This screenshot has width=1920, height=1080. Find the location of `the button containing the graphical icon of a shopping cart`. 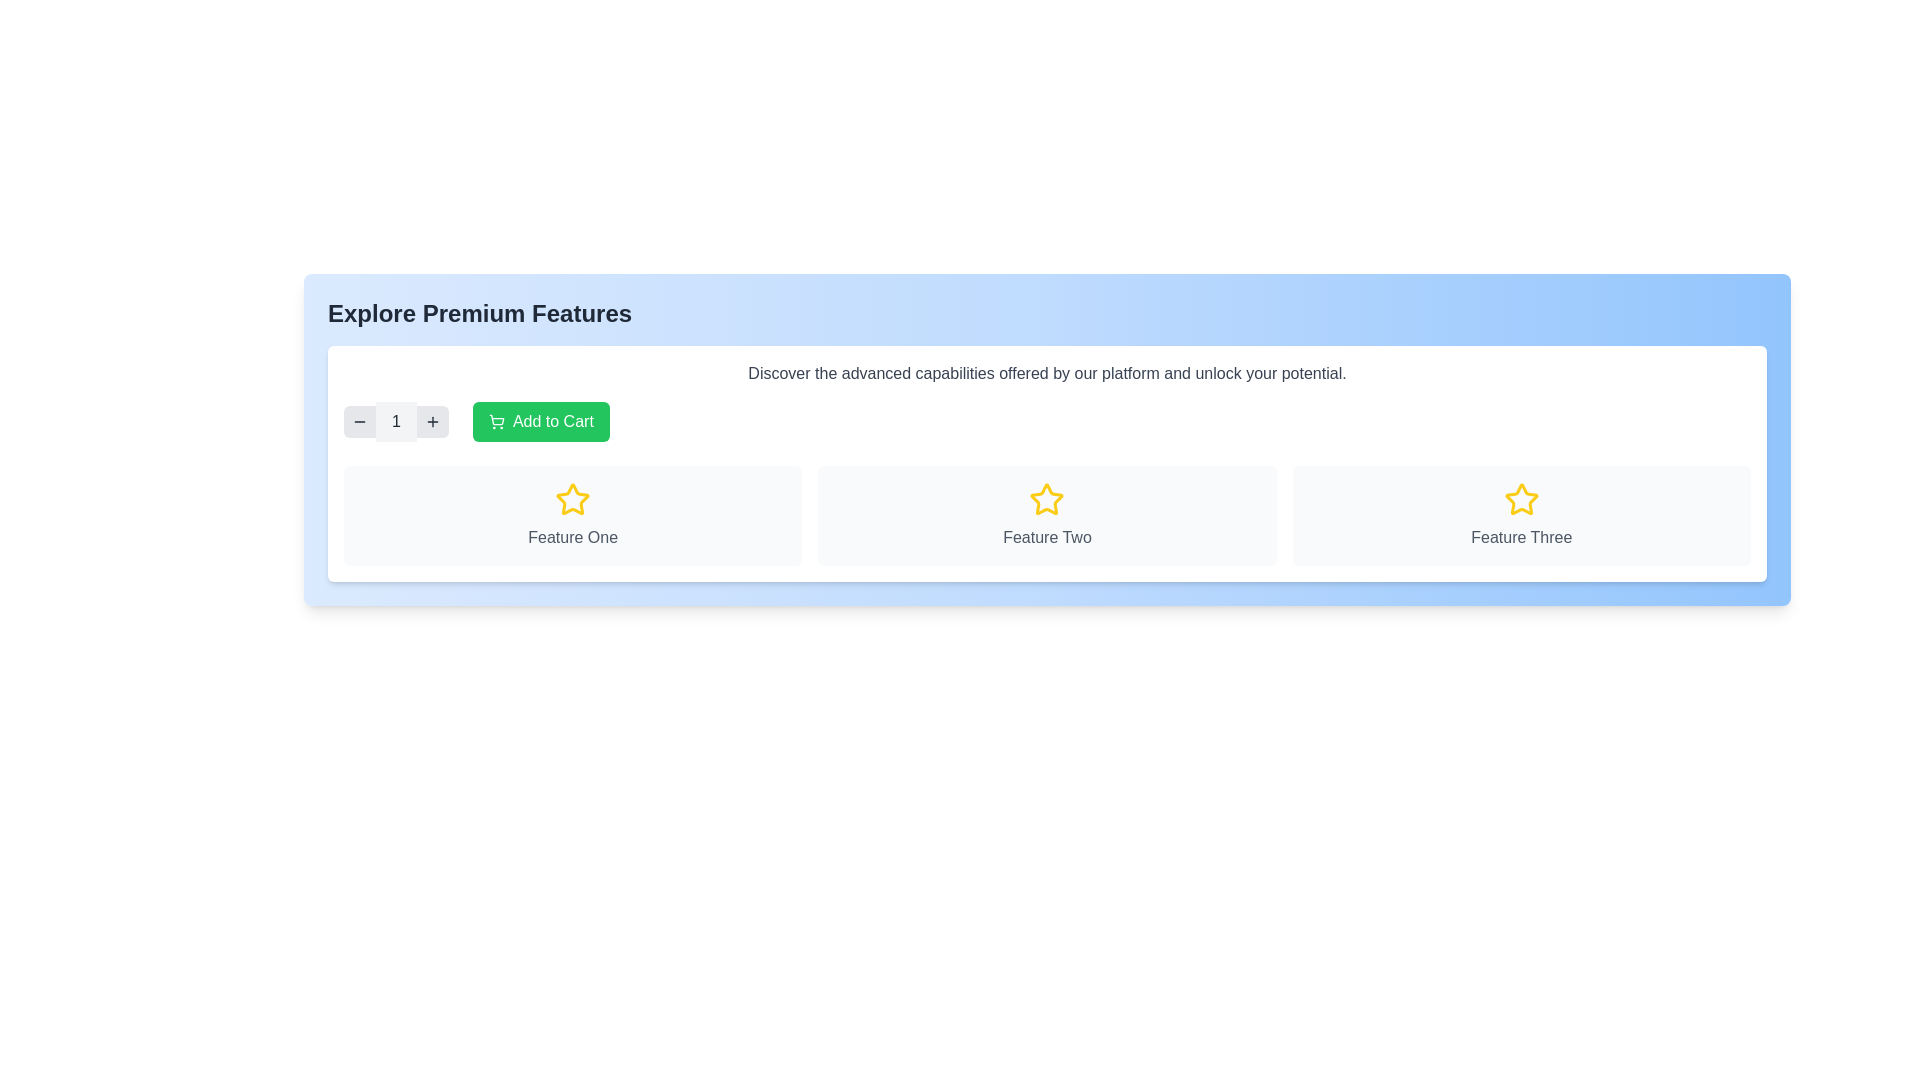

the button containing the graphical icon of a shopping cart is located at coordinates (496, 419).